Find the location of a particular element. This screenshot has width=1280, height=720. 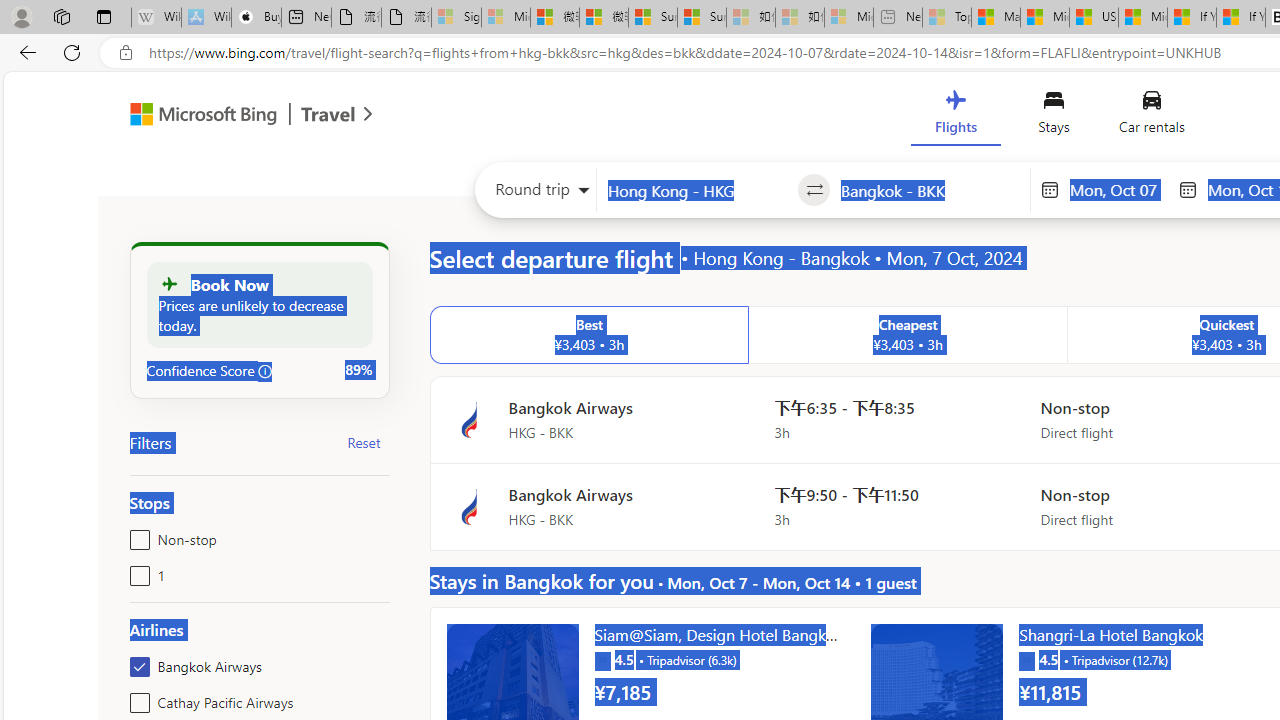

'Class: msft-travel-logo' is located at coordinates (328, 114).